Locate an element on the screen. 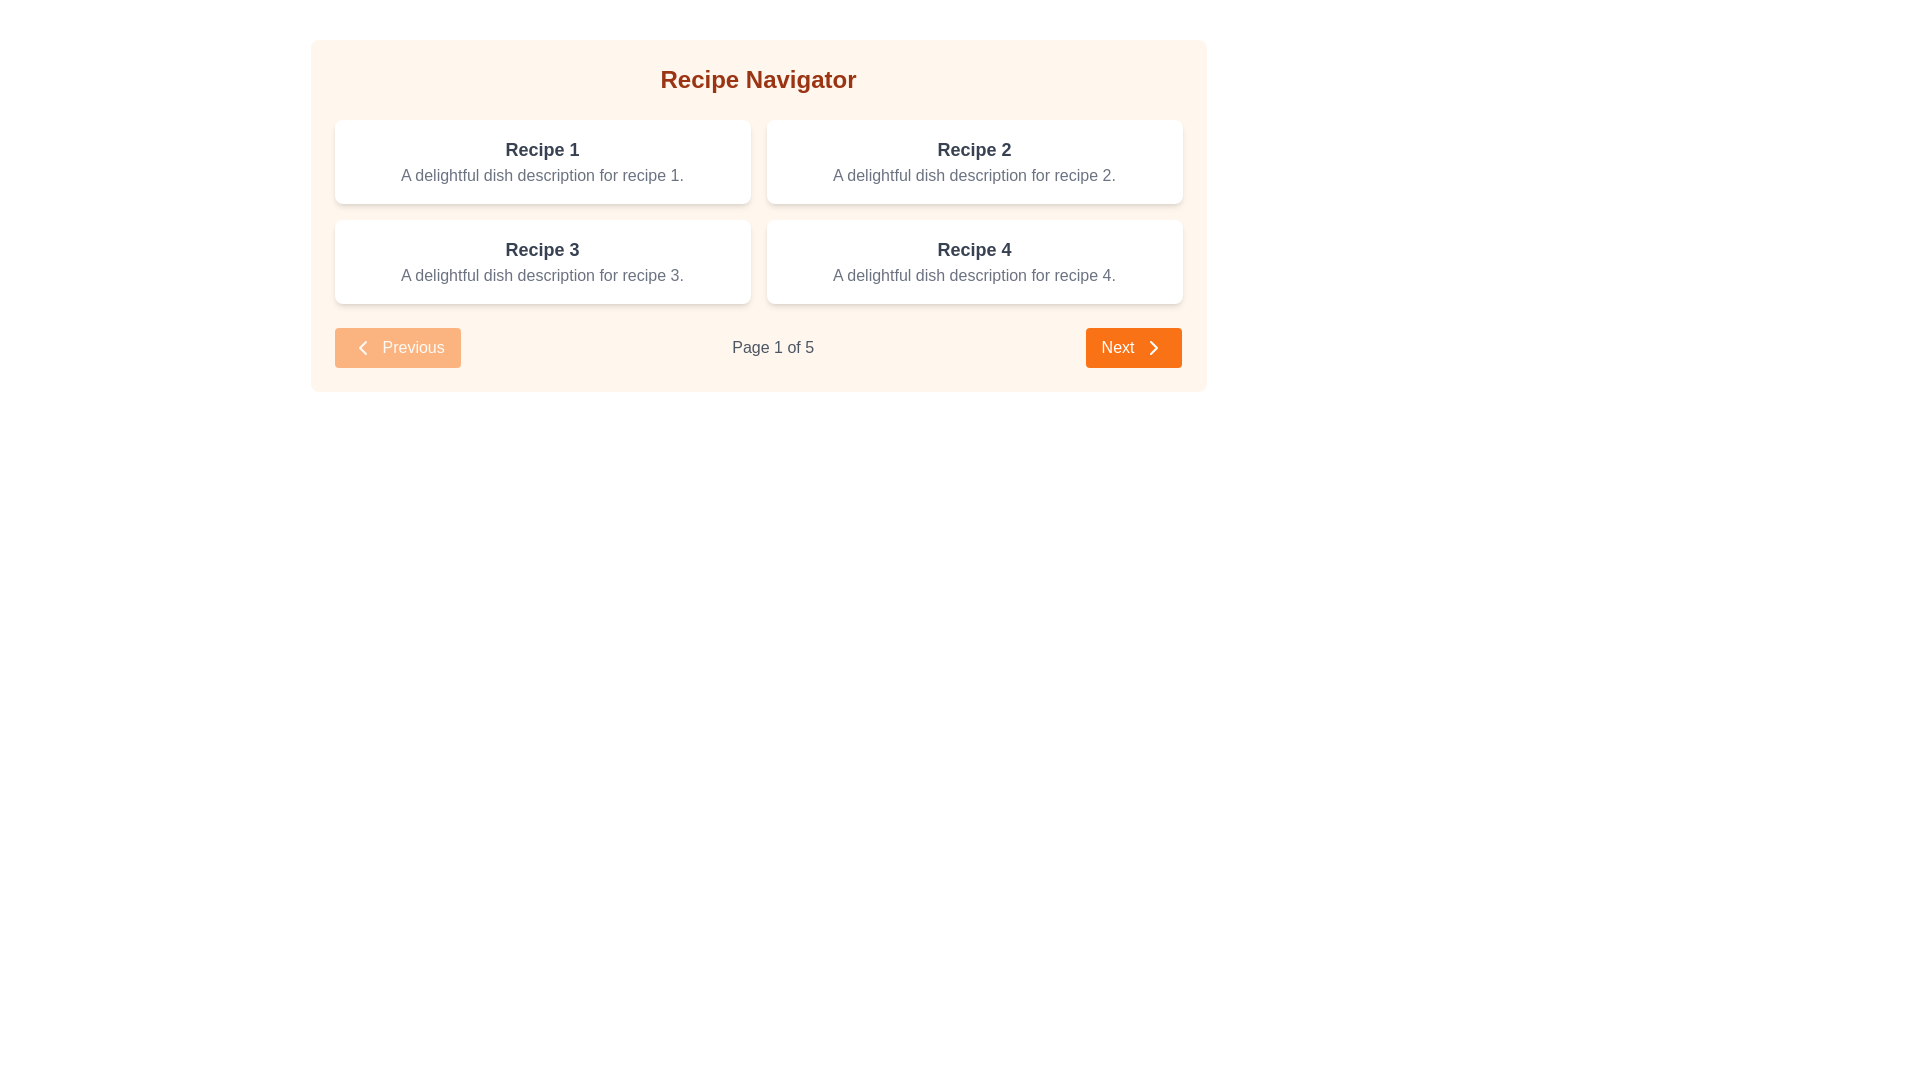  the text label displaying the title 'Recipe 4' in bold and large gray font, located in the bottom-right white rectangular card in a grid layout is located at coordinates (974, 249).